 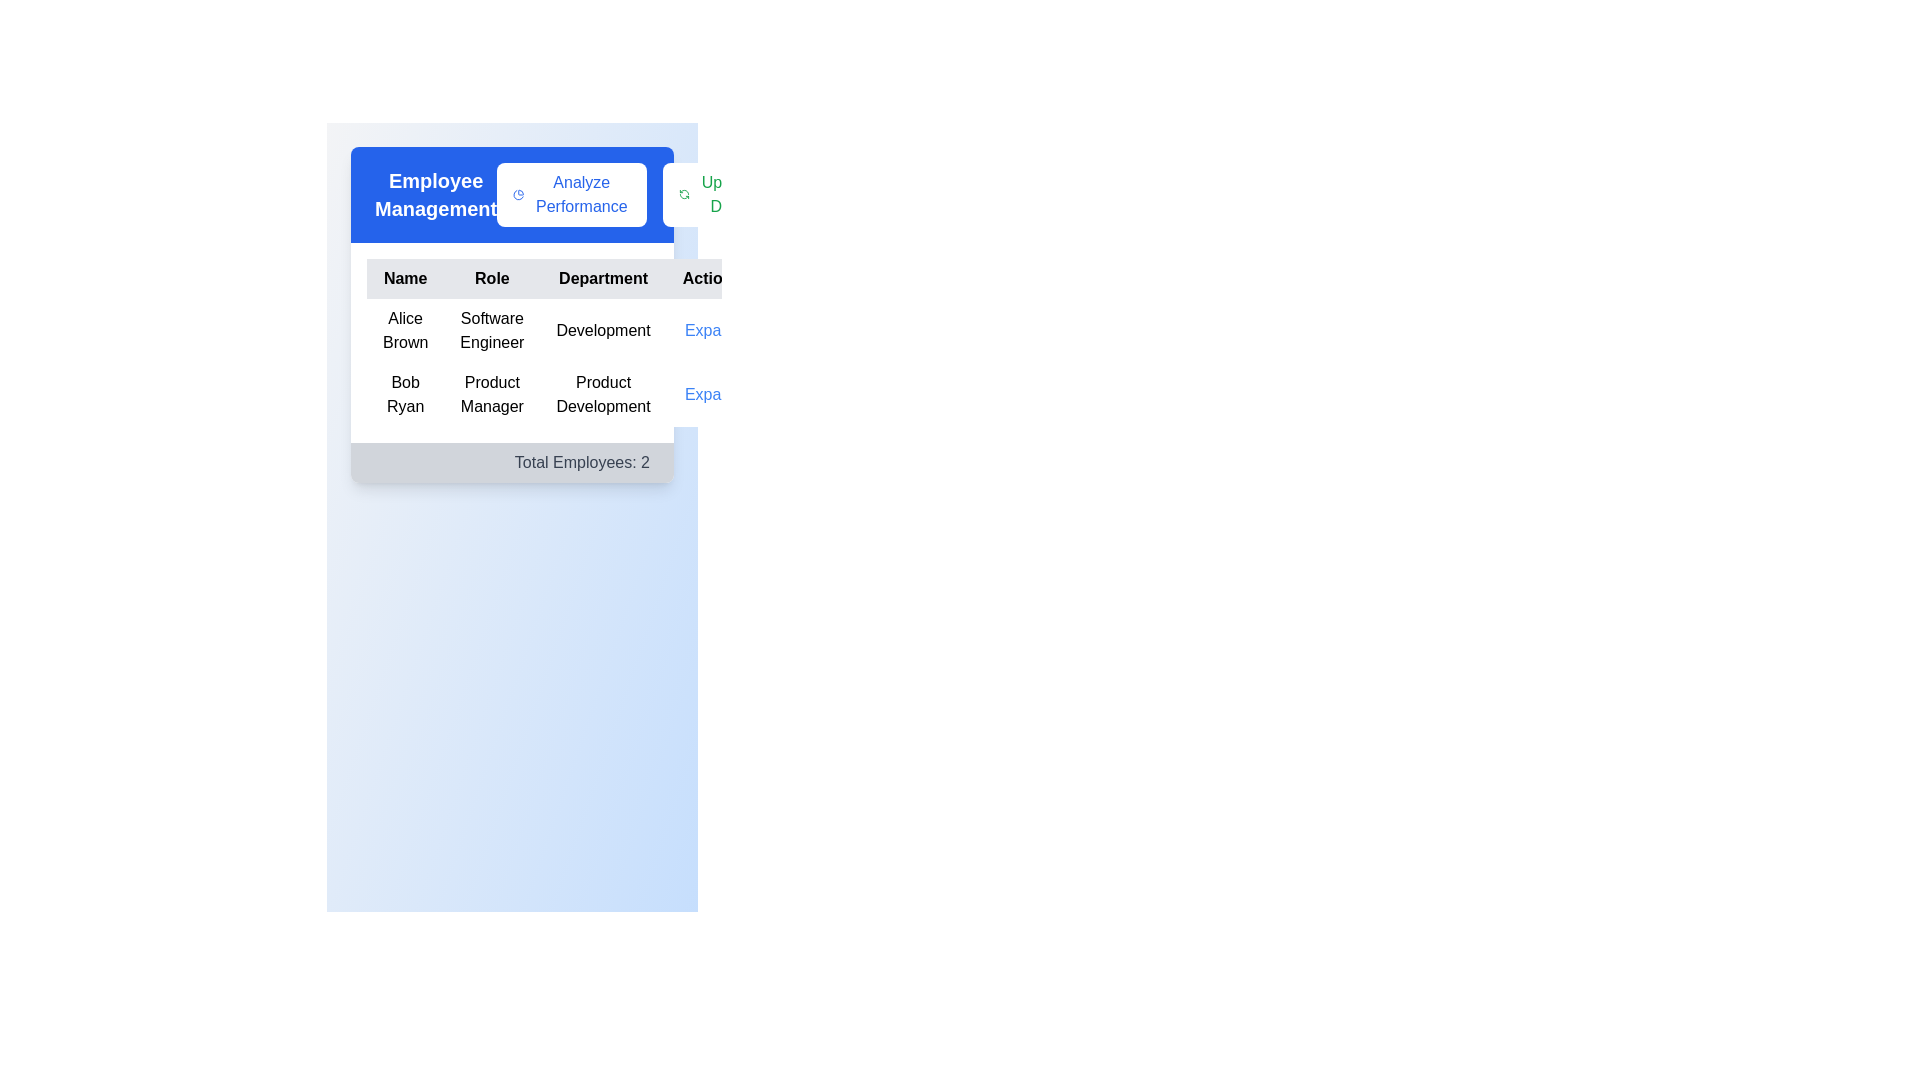 What do you see at coordinates (717, 195) in the screenshot?
I see `the 'Update Data' button, which has a white background with green text and a refresh icon` at bounding box center [717, 195].